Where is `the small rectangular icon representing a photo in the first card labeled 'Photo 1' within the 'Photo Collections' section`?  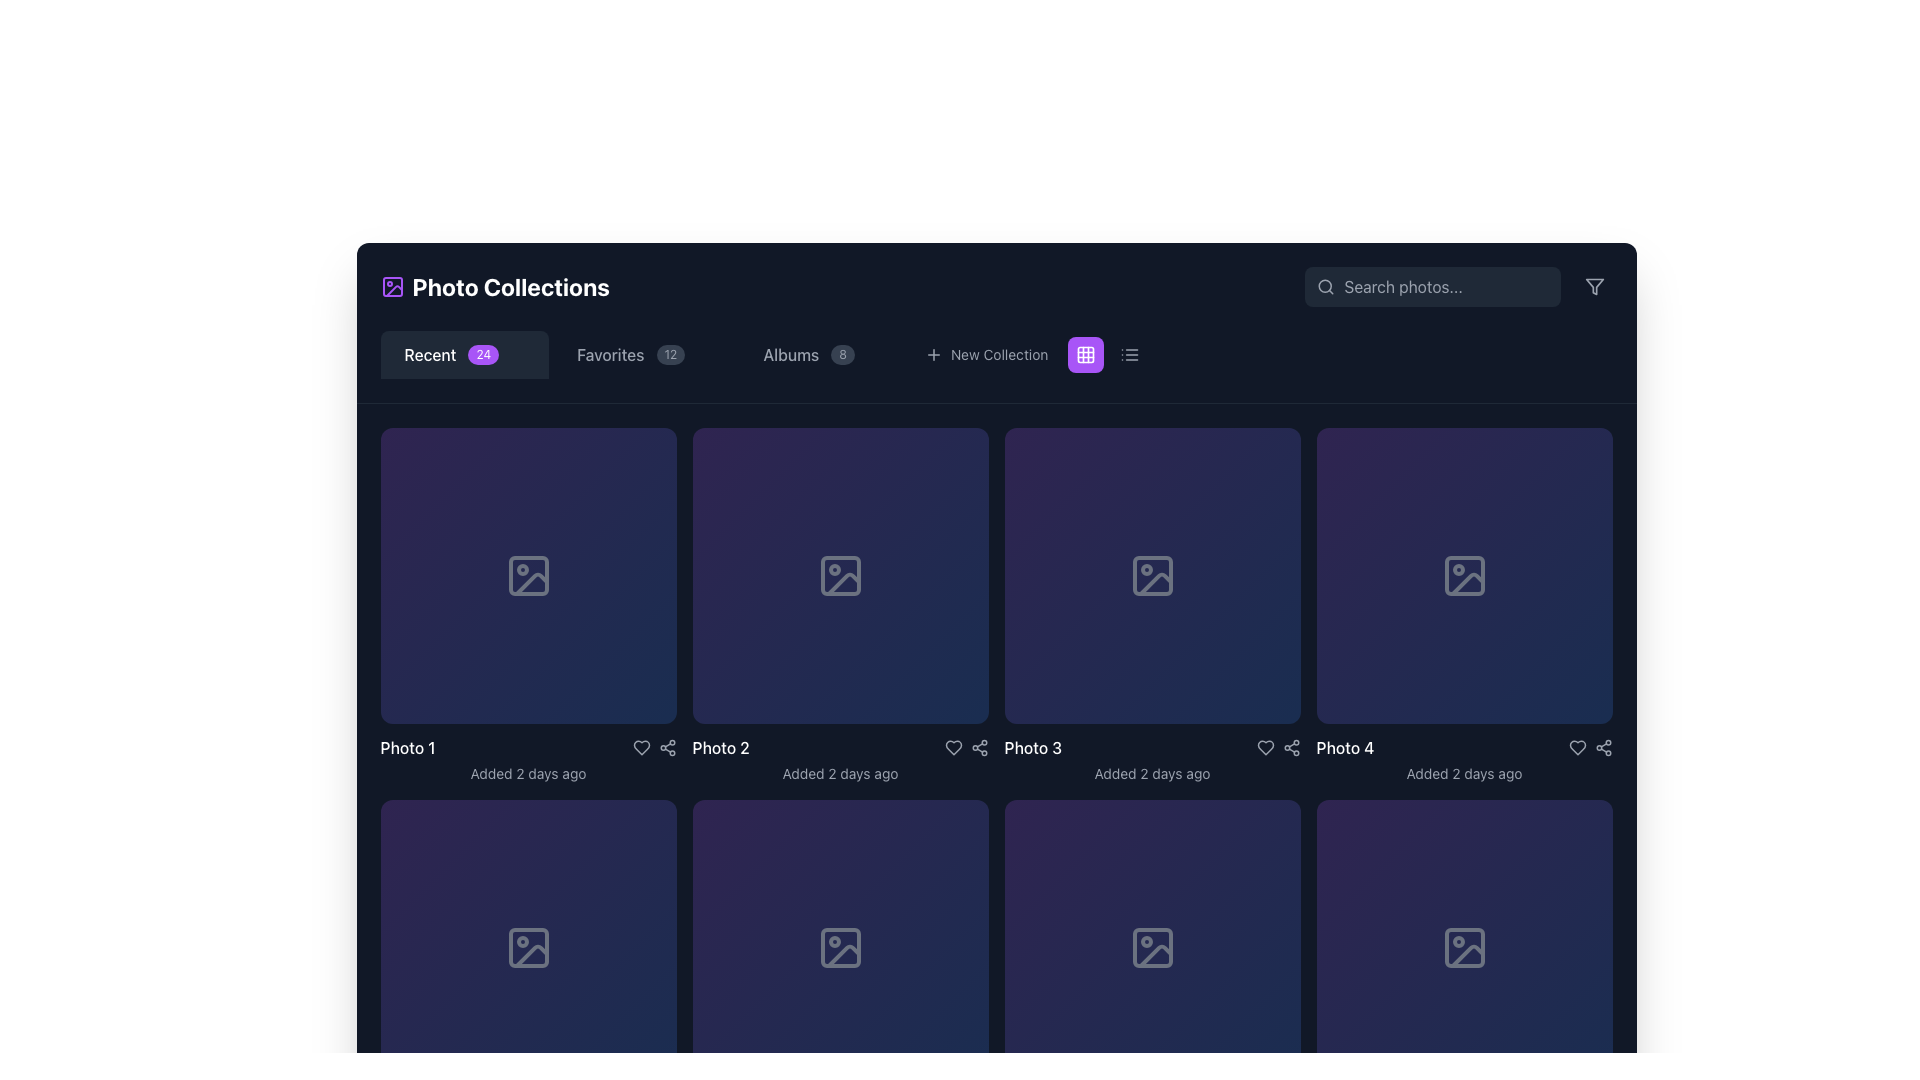
the small rectangular icon representing a photo in the first card labeled 'Photo 1' within the 'Photo Collections' section is located at coordinates (528, 575).